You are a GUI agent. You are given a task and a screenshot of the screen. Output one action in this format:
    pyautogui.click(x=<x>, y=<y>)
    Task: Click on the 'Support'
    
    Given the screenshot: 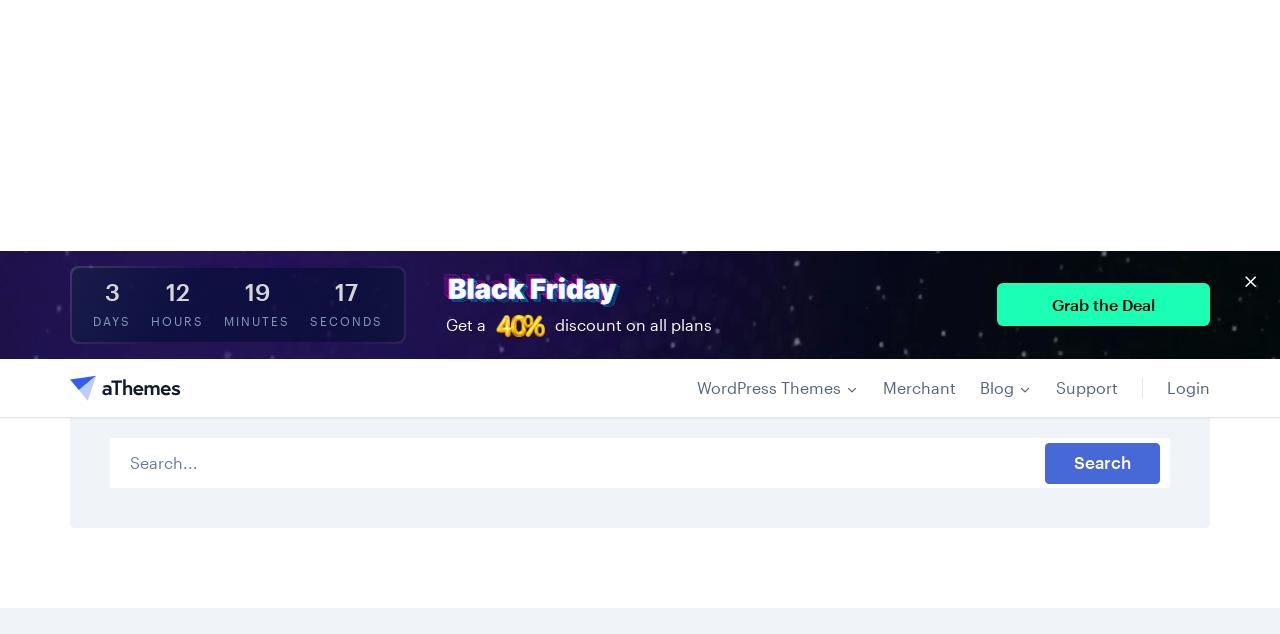 What is the action you would take?
    pyautogui.click(x=1085, y=135)
    